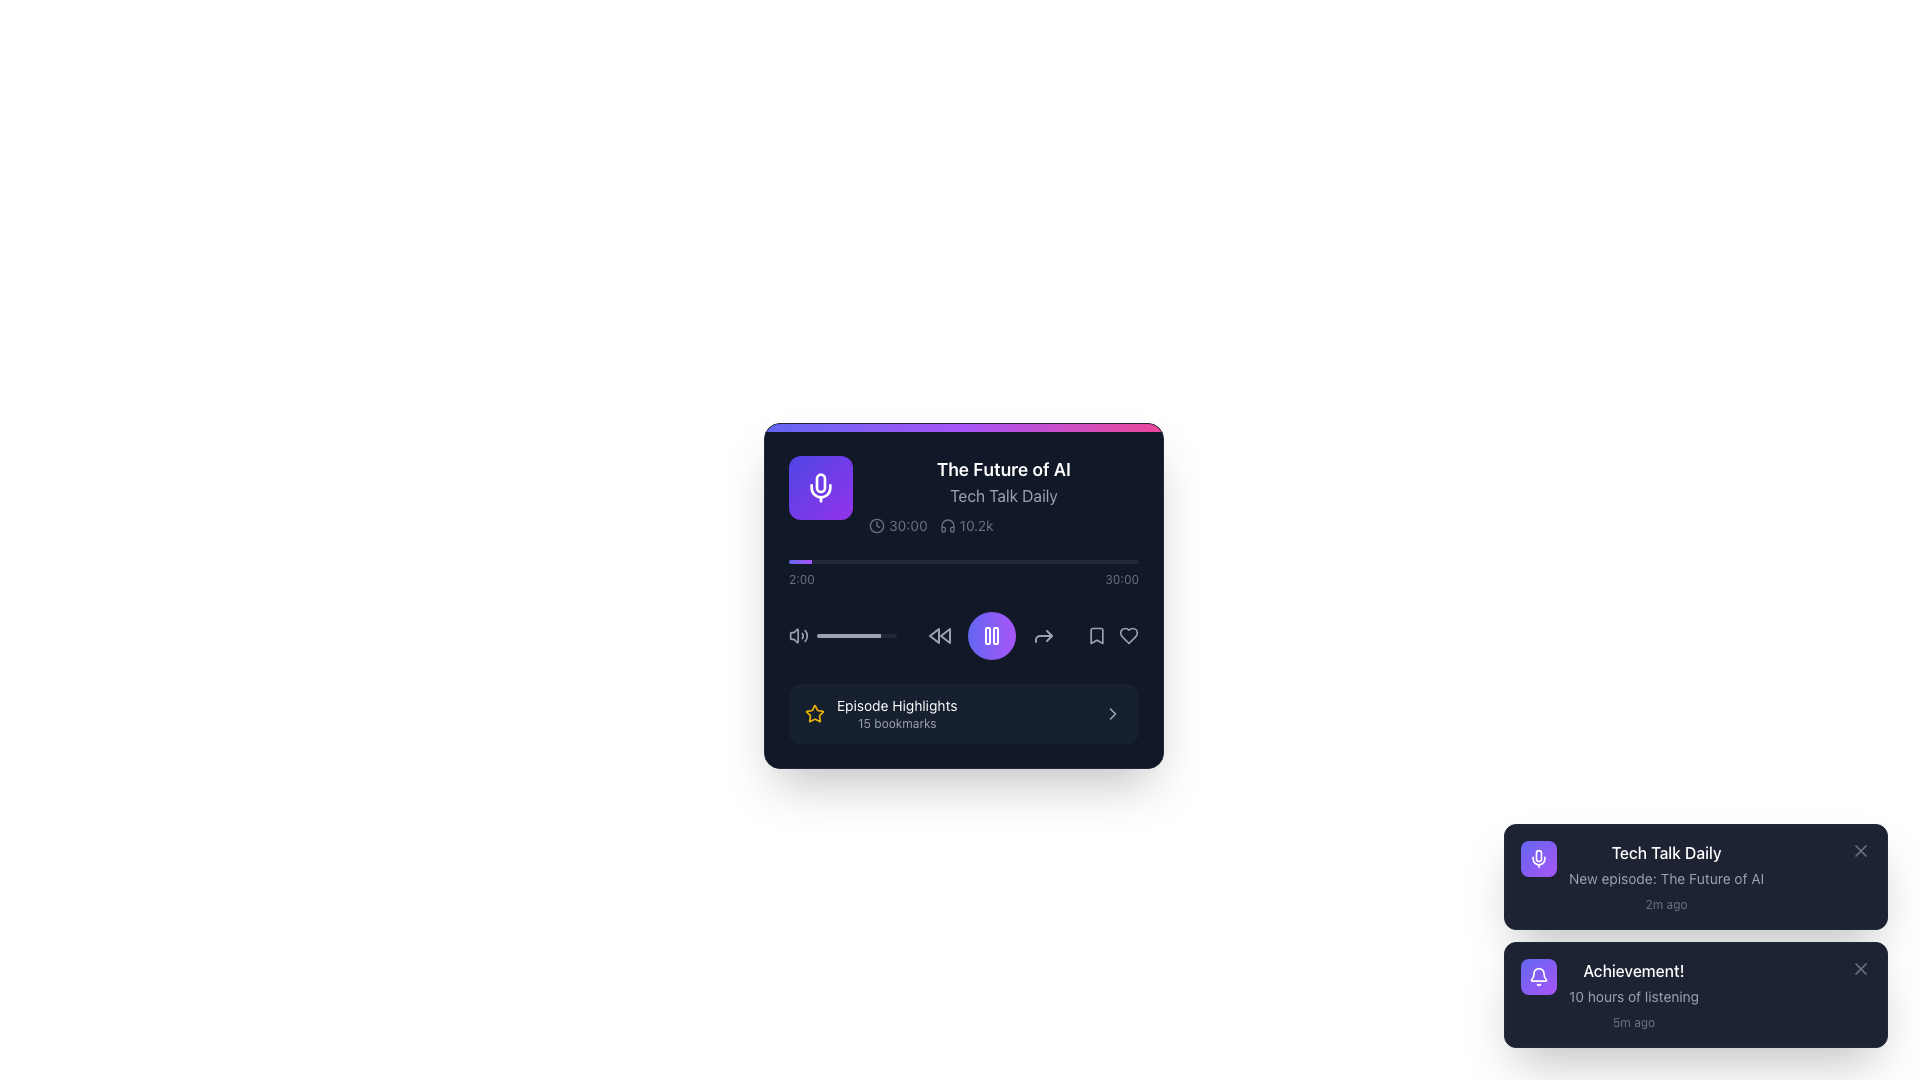 The width and height of the screenshot is (1920, 1080). Describe the element at coordinates (827, 636) in the screenshot. I see `the progress bar` at that location.